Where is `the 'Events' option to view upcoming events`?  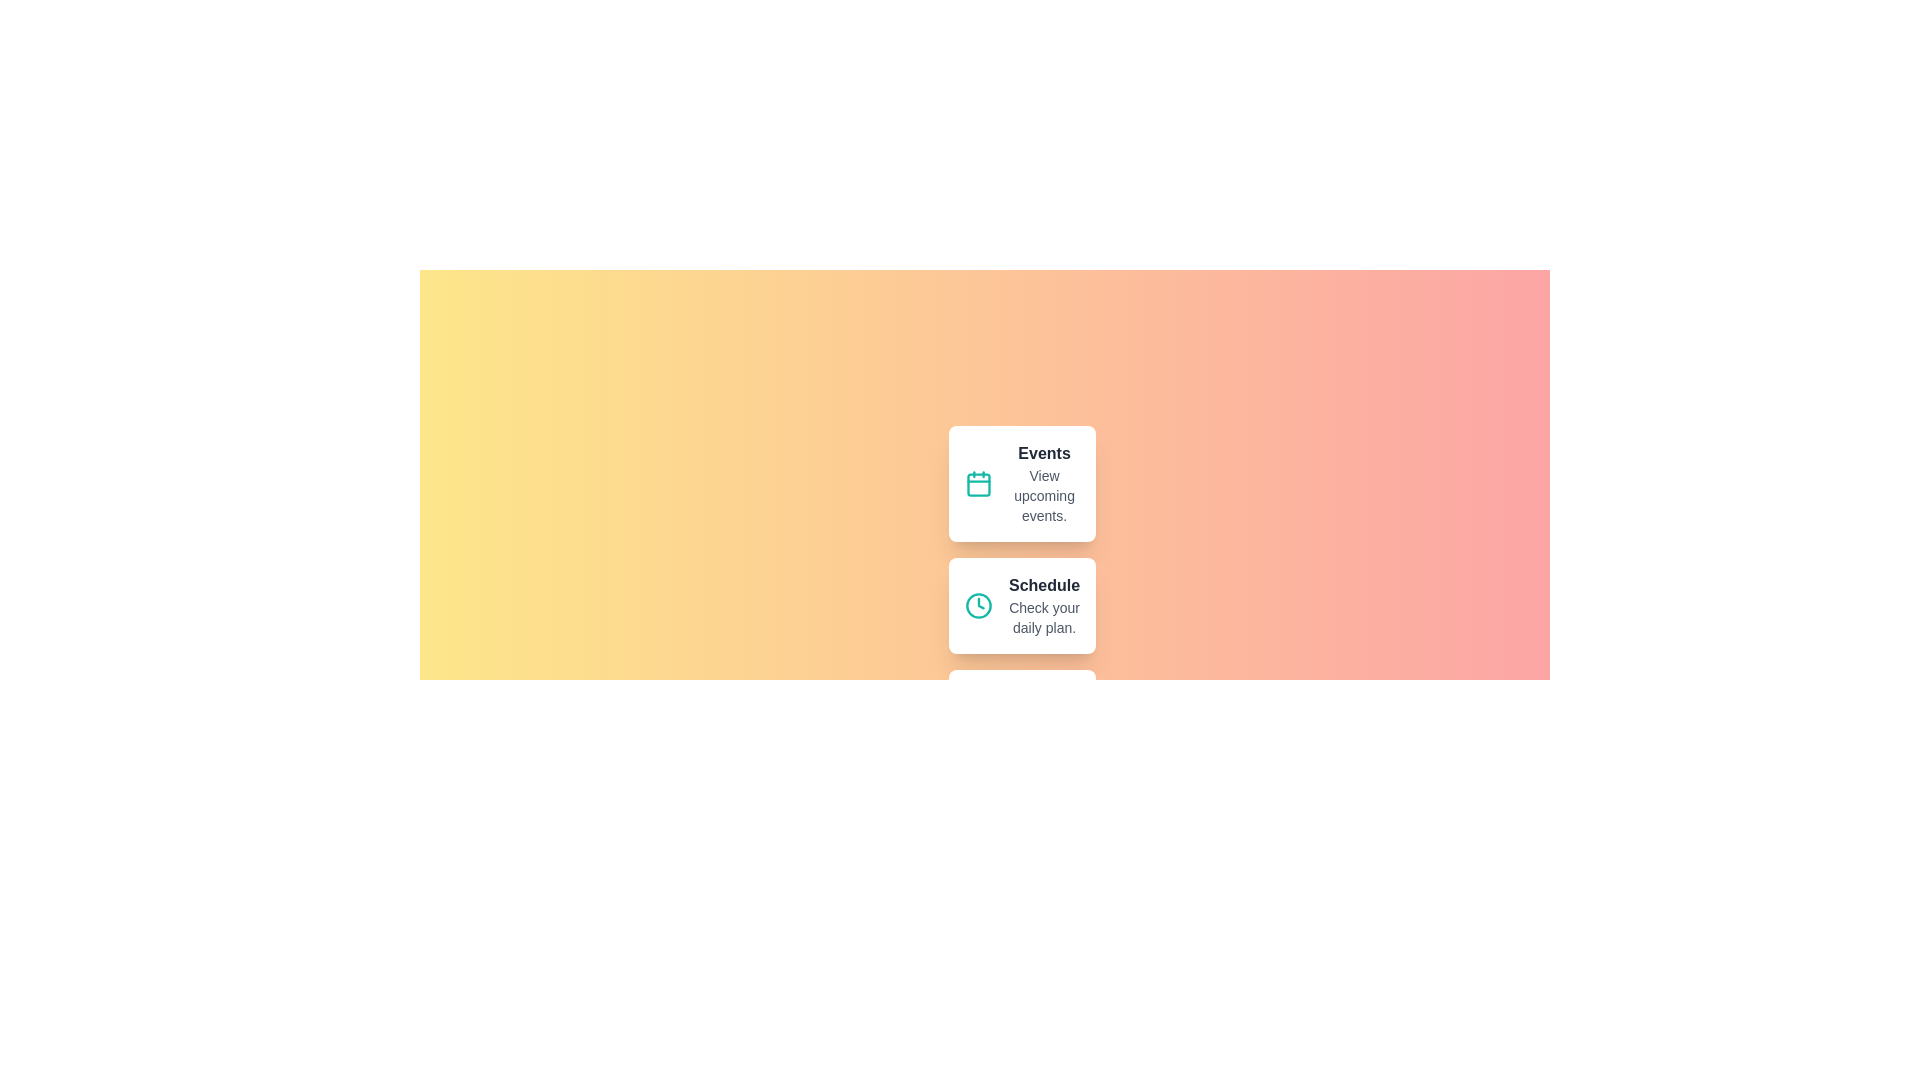
the 'Events' option to view upcoming events is located at coordinates (1022, 483).